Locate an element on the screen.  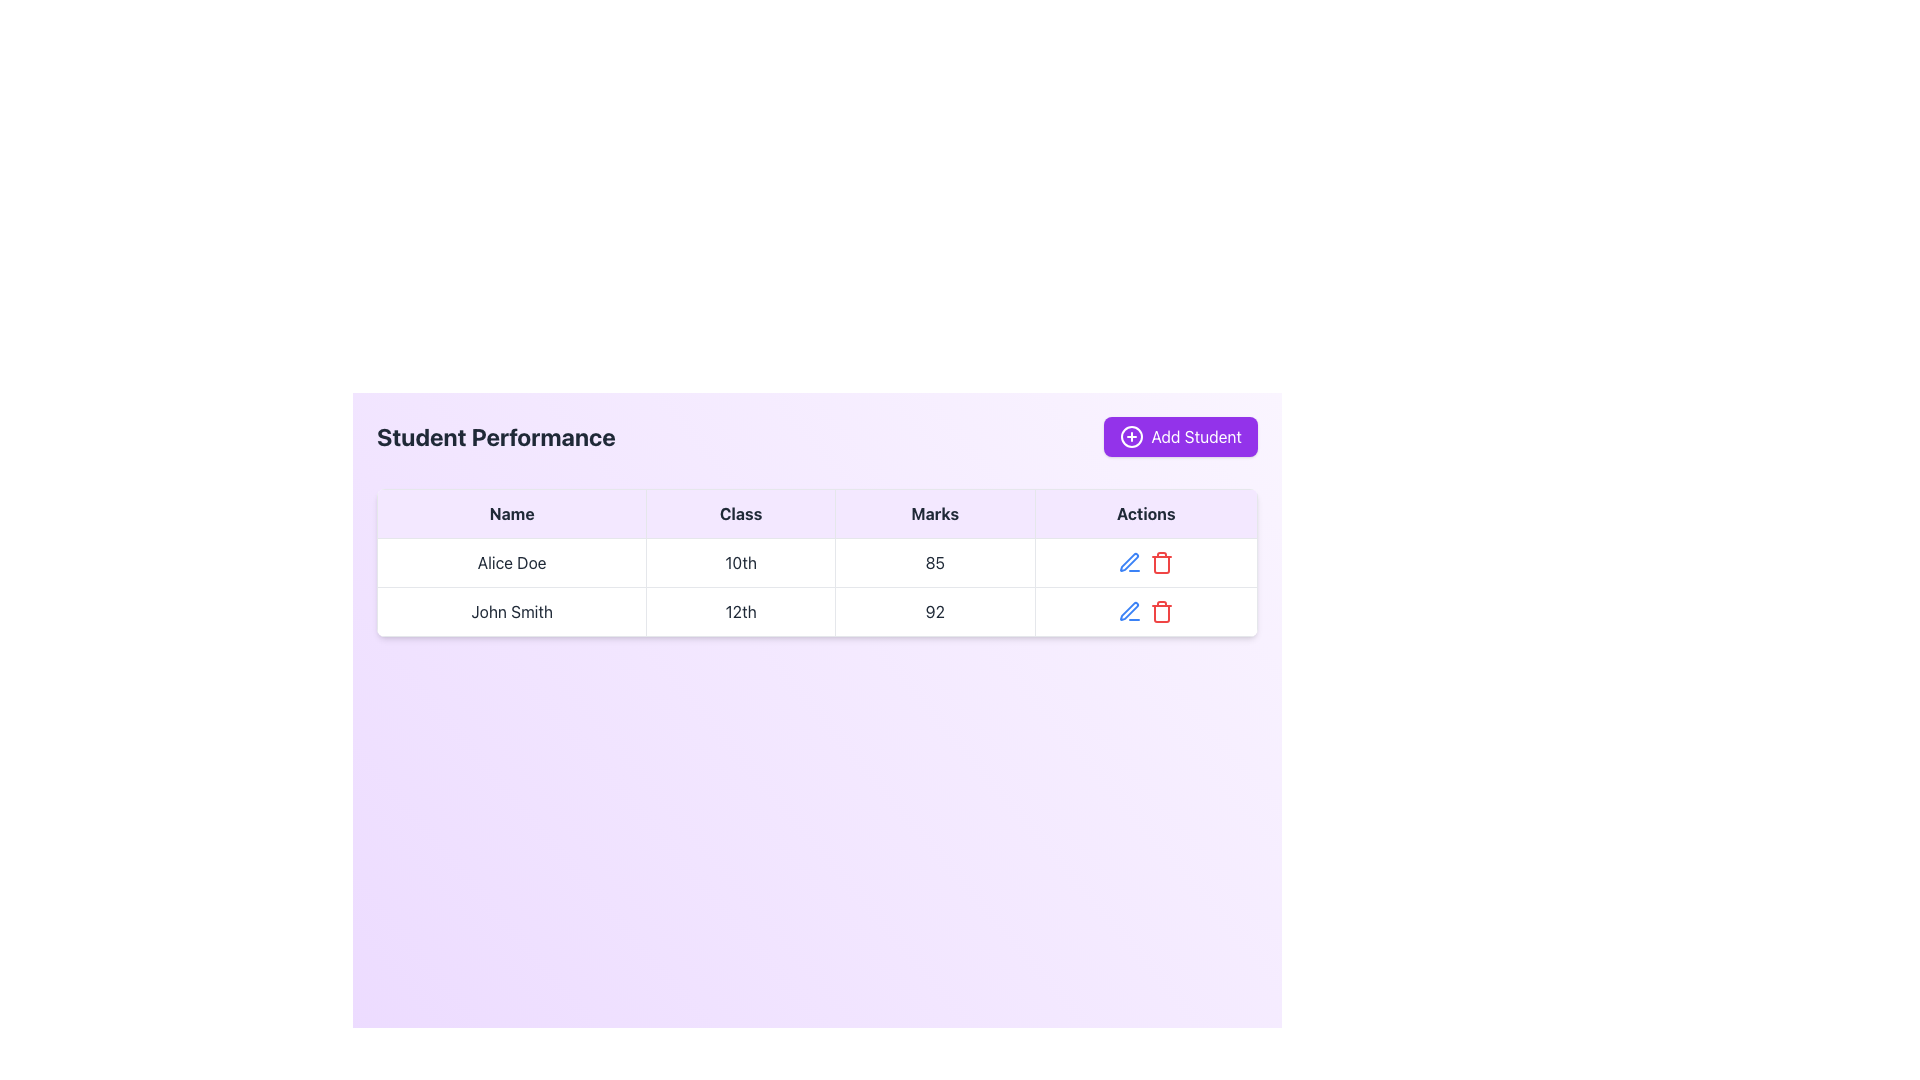
the edit icon button located in the second row of the table under the 'Actions' column, positioned to the left of the red trash bin icon is located at coordinates (1130, 563).